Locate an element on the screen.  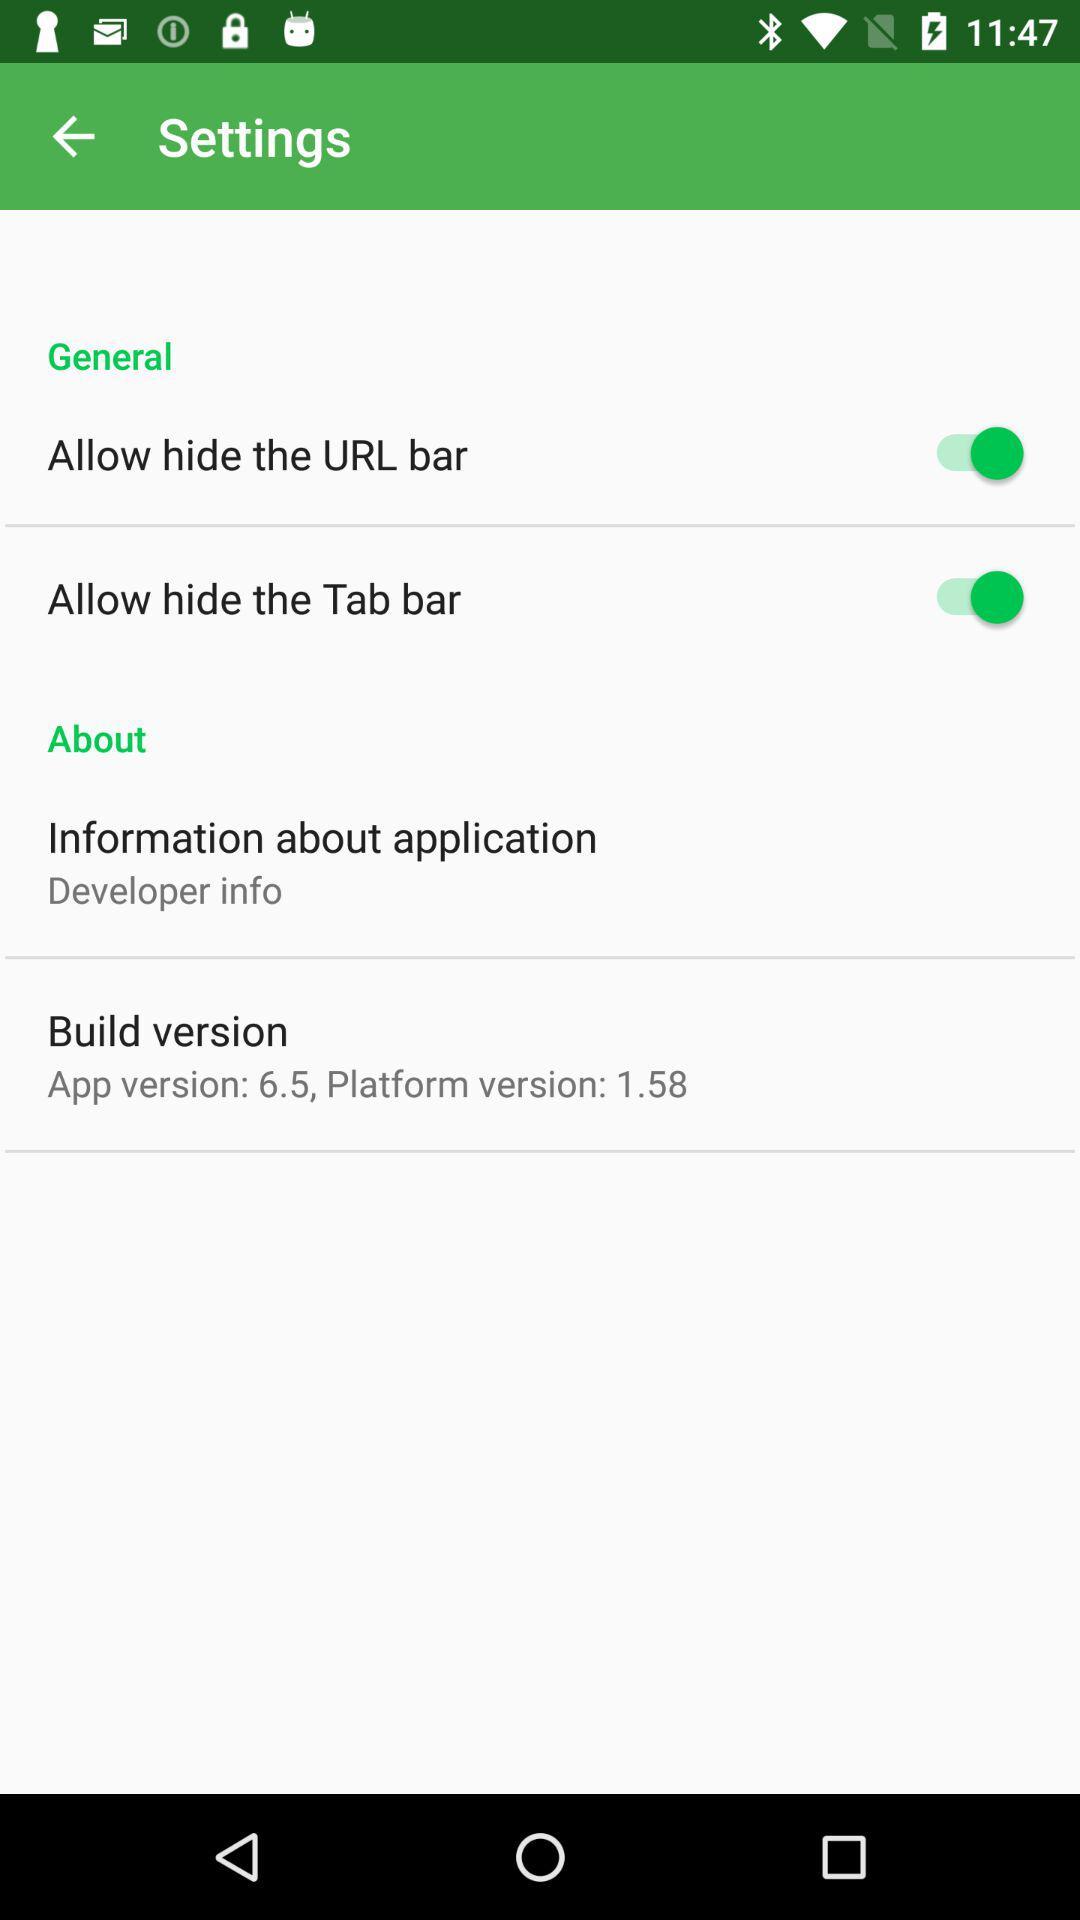
the build version item is located at coordinates (167, 1029).